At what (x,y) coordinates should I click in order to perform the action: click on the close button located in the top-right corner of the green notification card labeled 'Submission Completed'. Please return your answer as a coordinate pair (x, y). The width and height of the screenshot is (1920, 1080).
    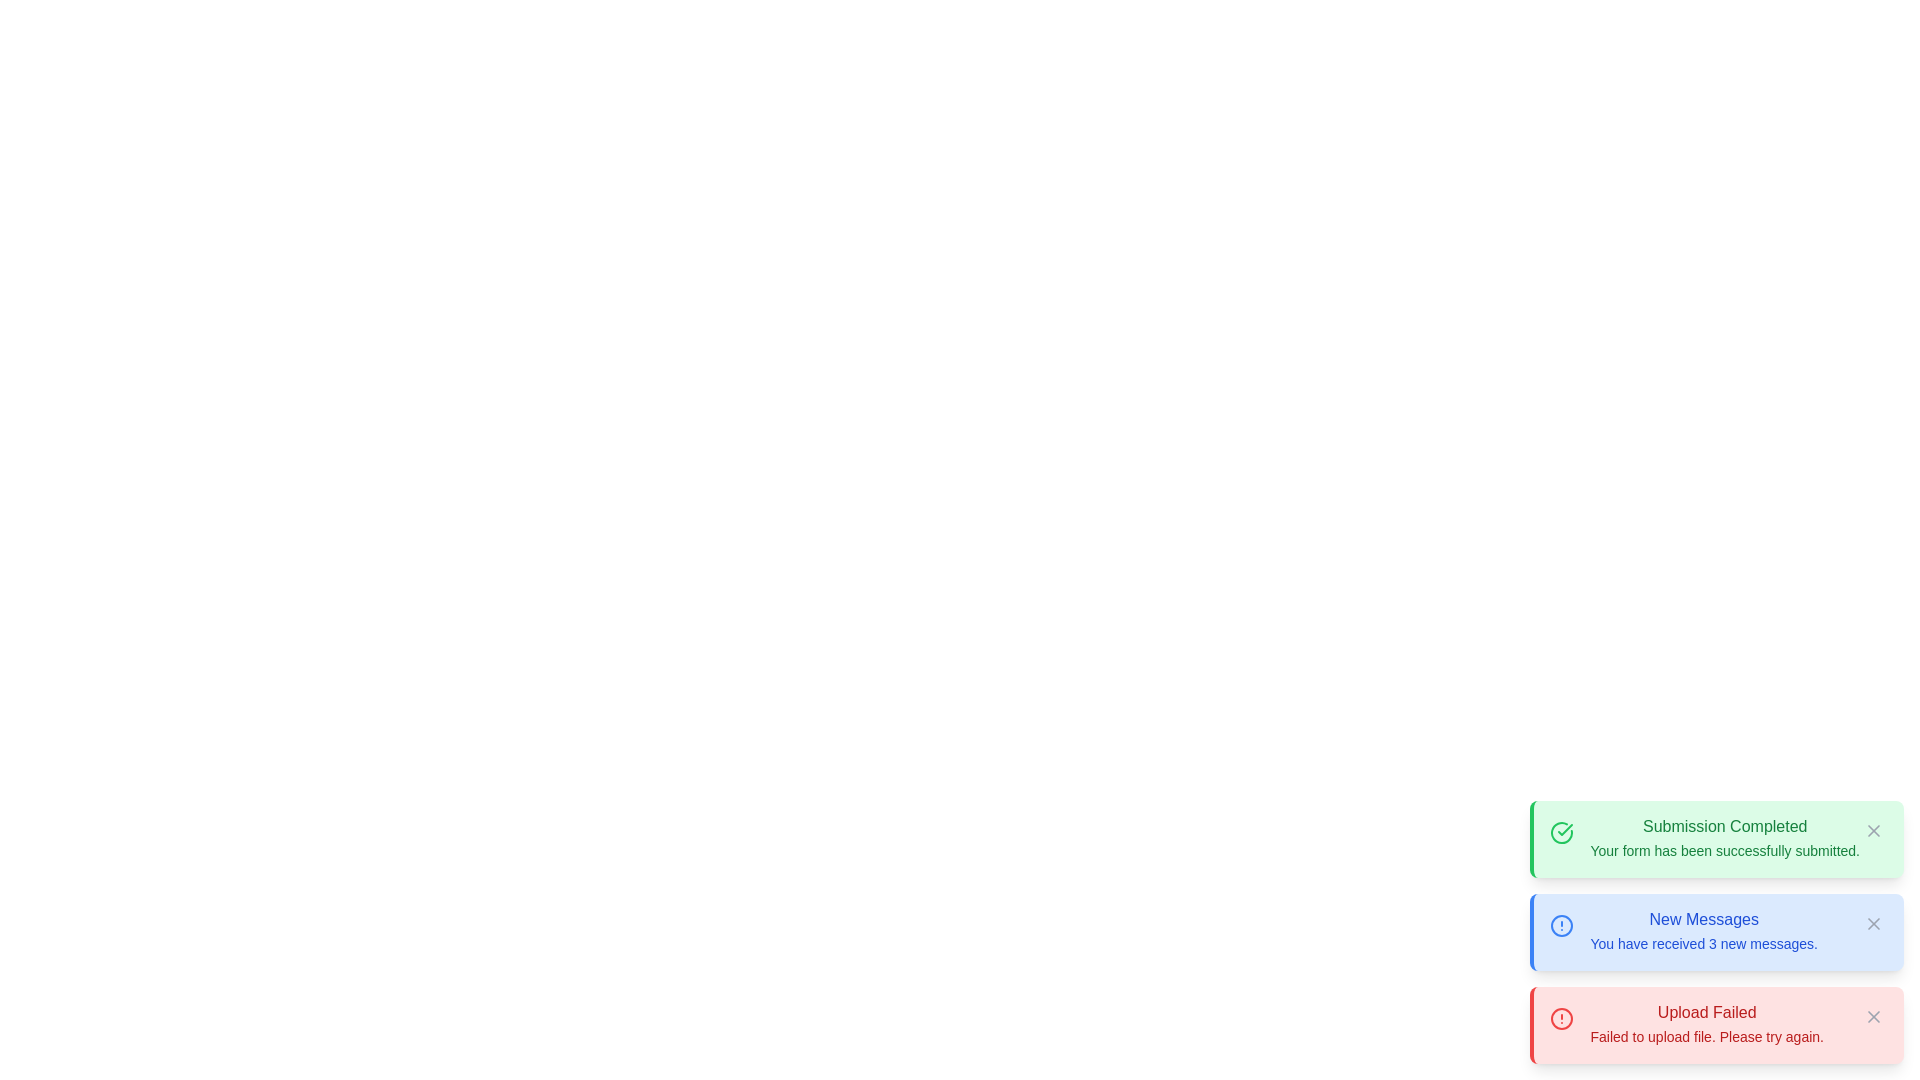
    Looking at the image, I should click on (1872, 830).